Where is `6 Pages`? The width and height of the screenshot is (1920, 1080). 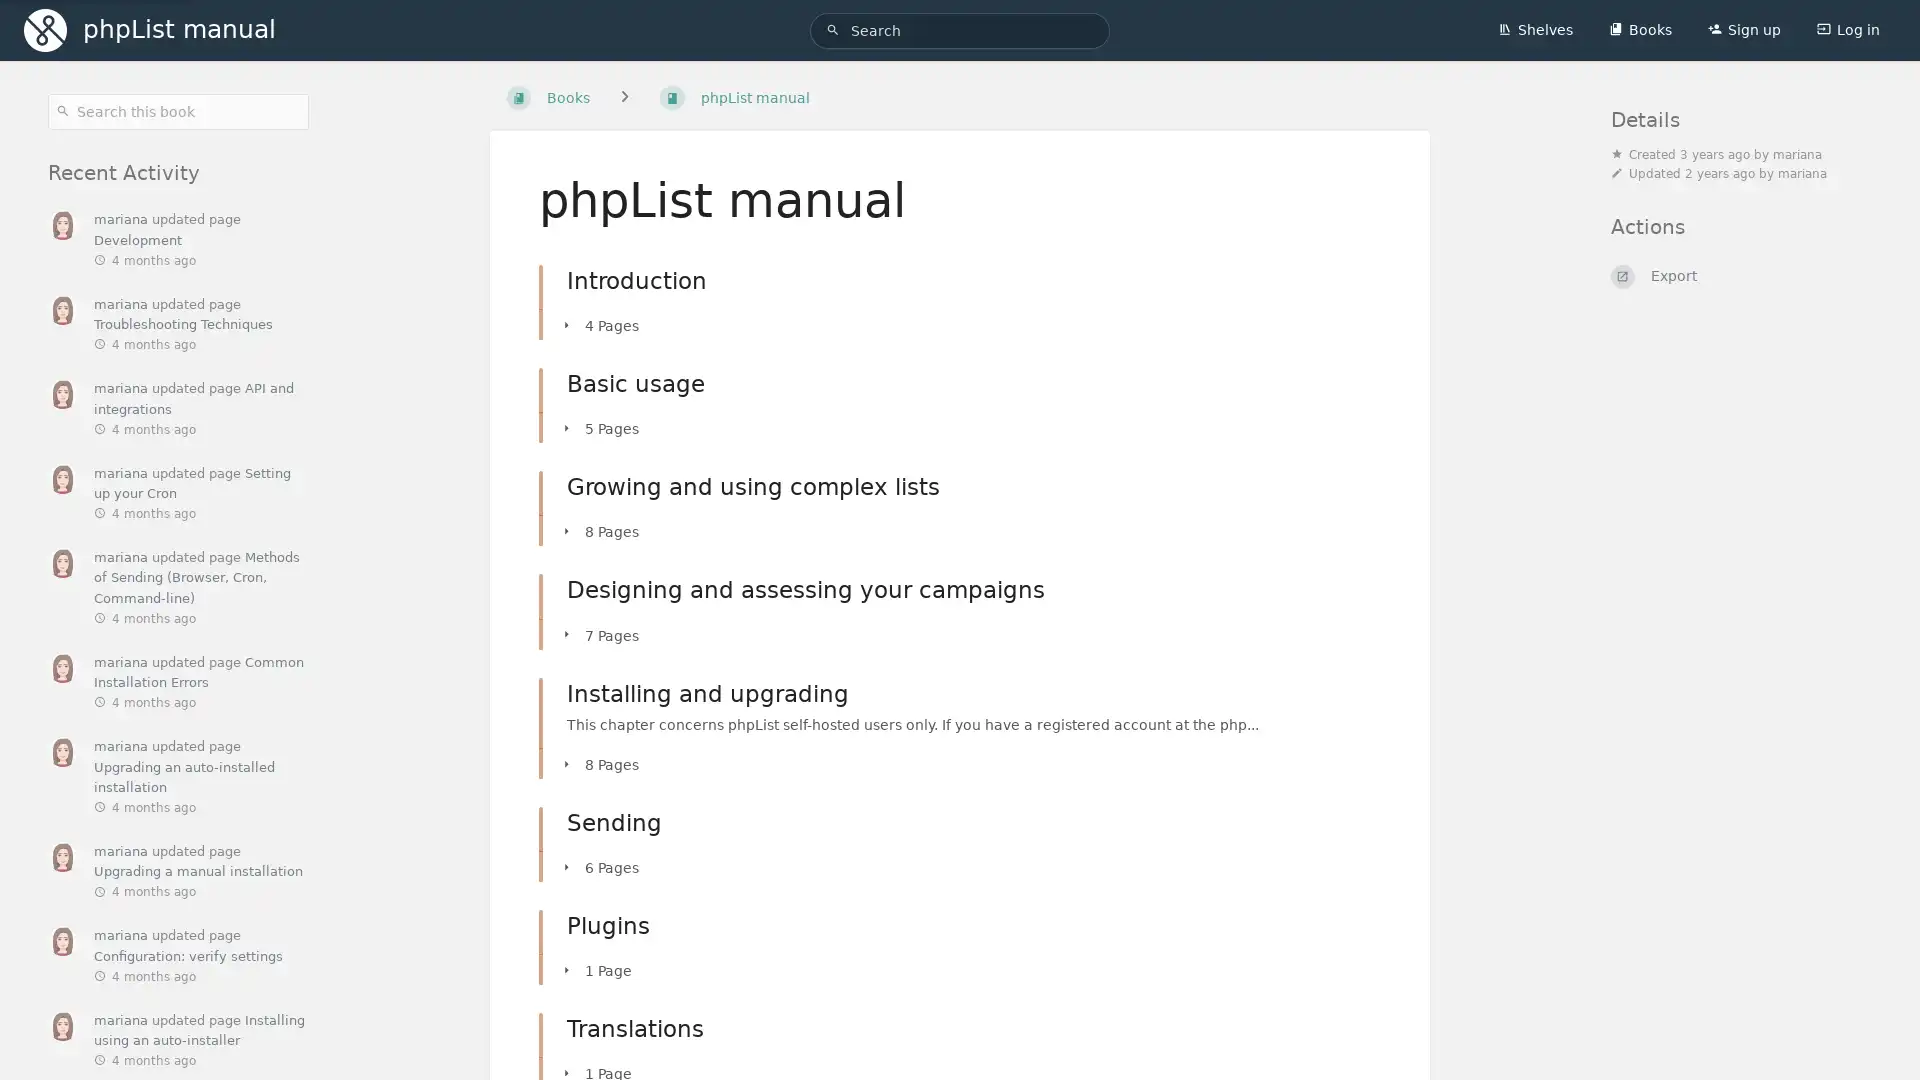 6 Pages is located at coordinates (960, 865).